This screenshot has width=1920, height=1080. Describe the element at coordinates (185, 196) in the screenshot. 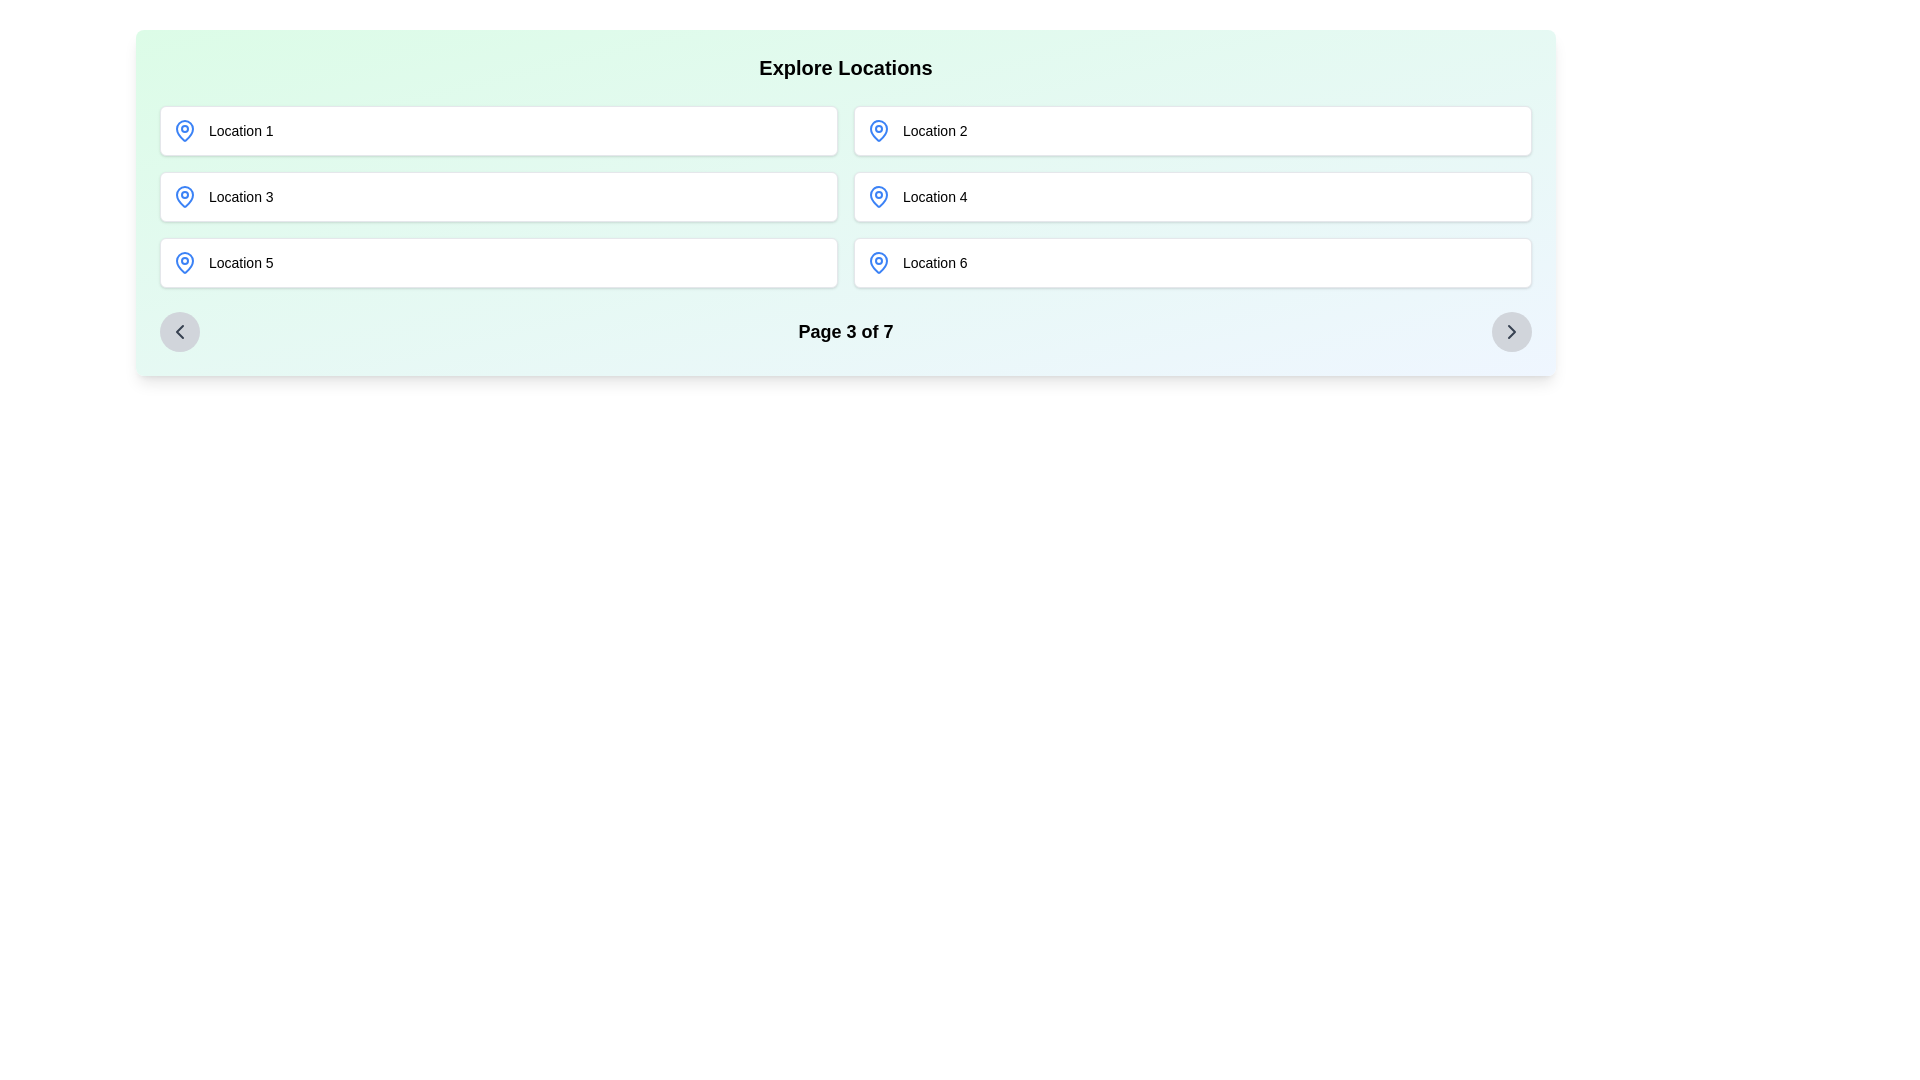

I see `the SVG icon representing a map pin next to the text 'Location 3' for annotation` at that location.